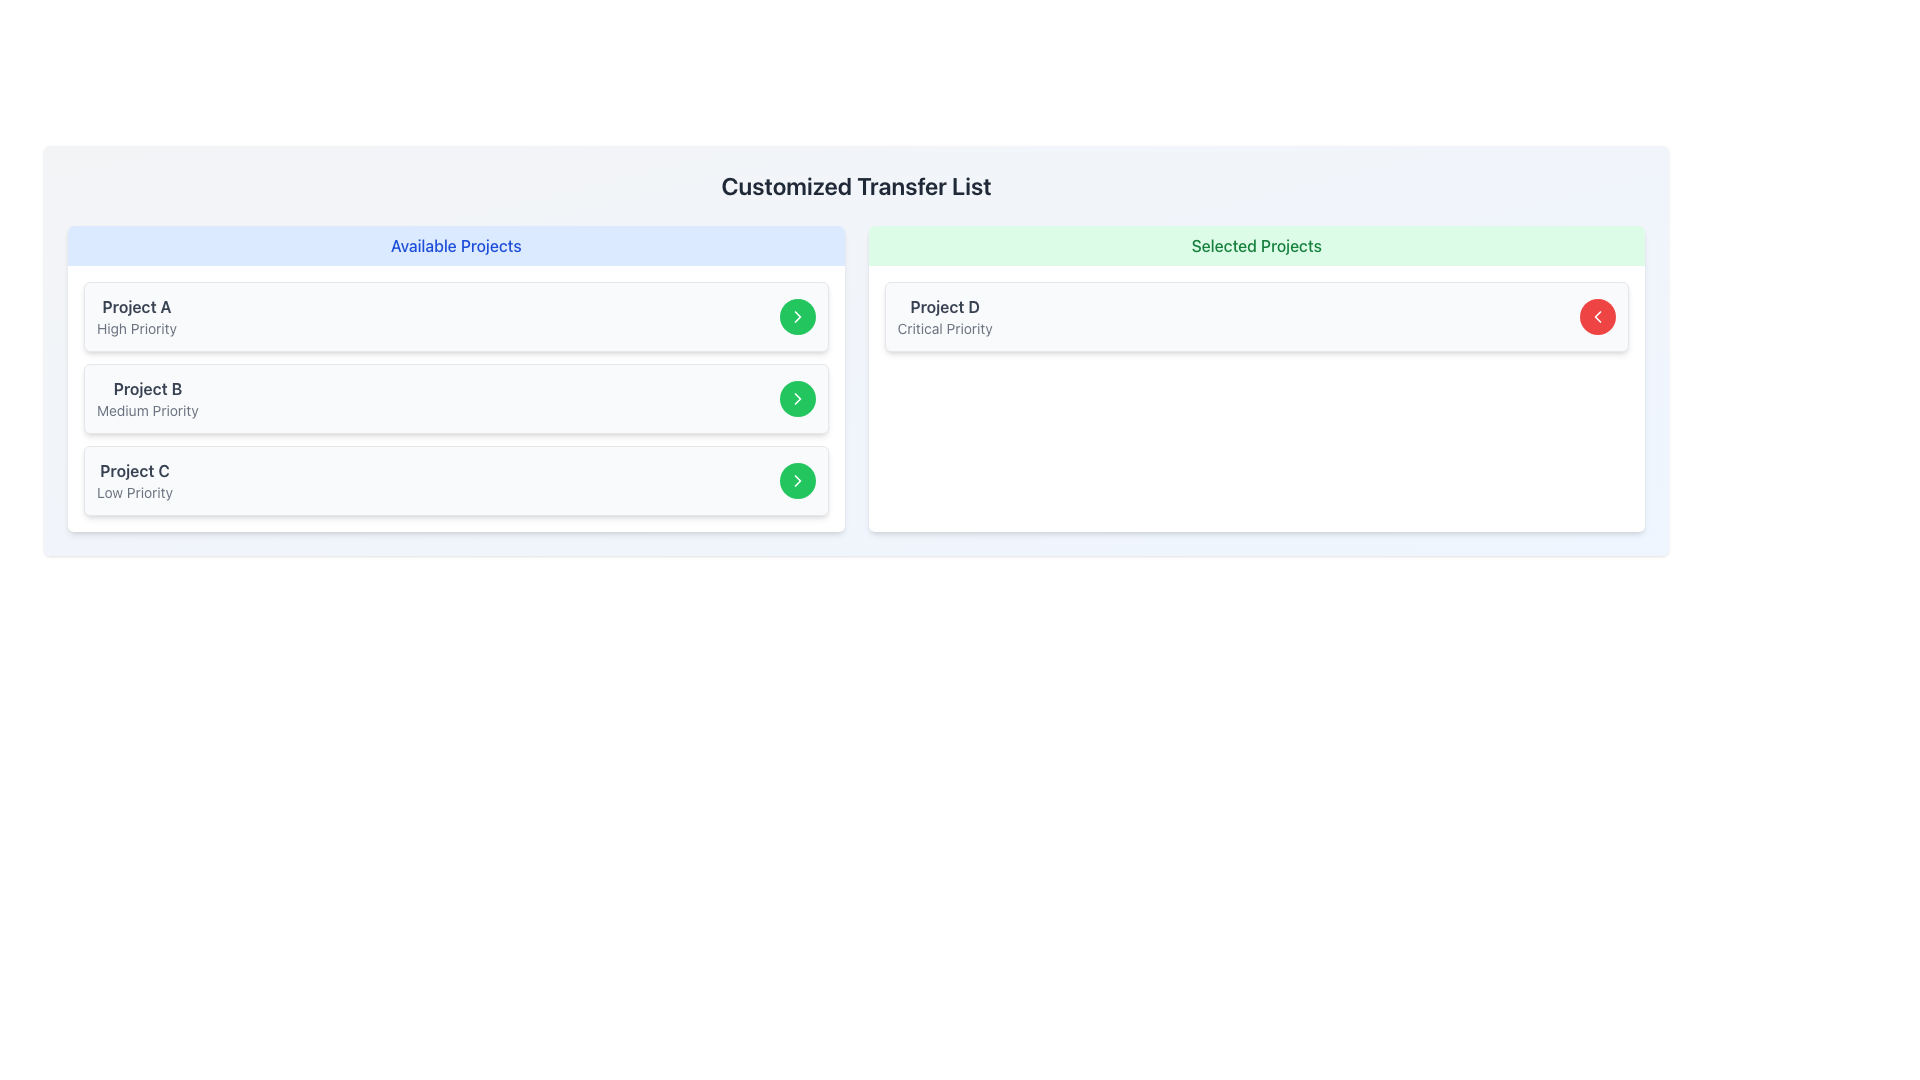 The height and width of the screenshot is (1080, 1920). Describe the element at coordinates (1597, 315) in the screenshot. I see `the button to remove 'Project D - Critical Priority' from the 'Selected Projects' list by setting the keyboard focus on it` at that location.